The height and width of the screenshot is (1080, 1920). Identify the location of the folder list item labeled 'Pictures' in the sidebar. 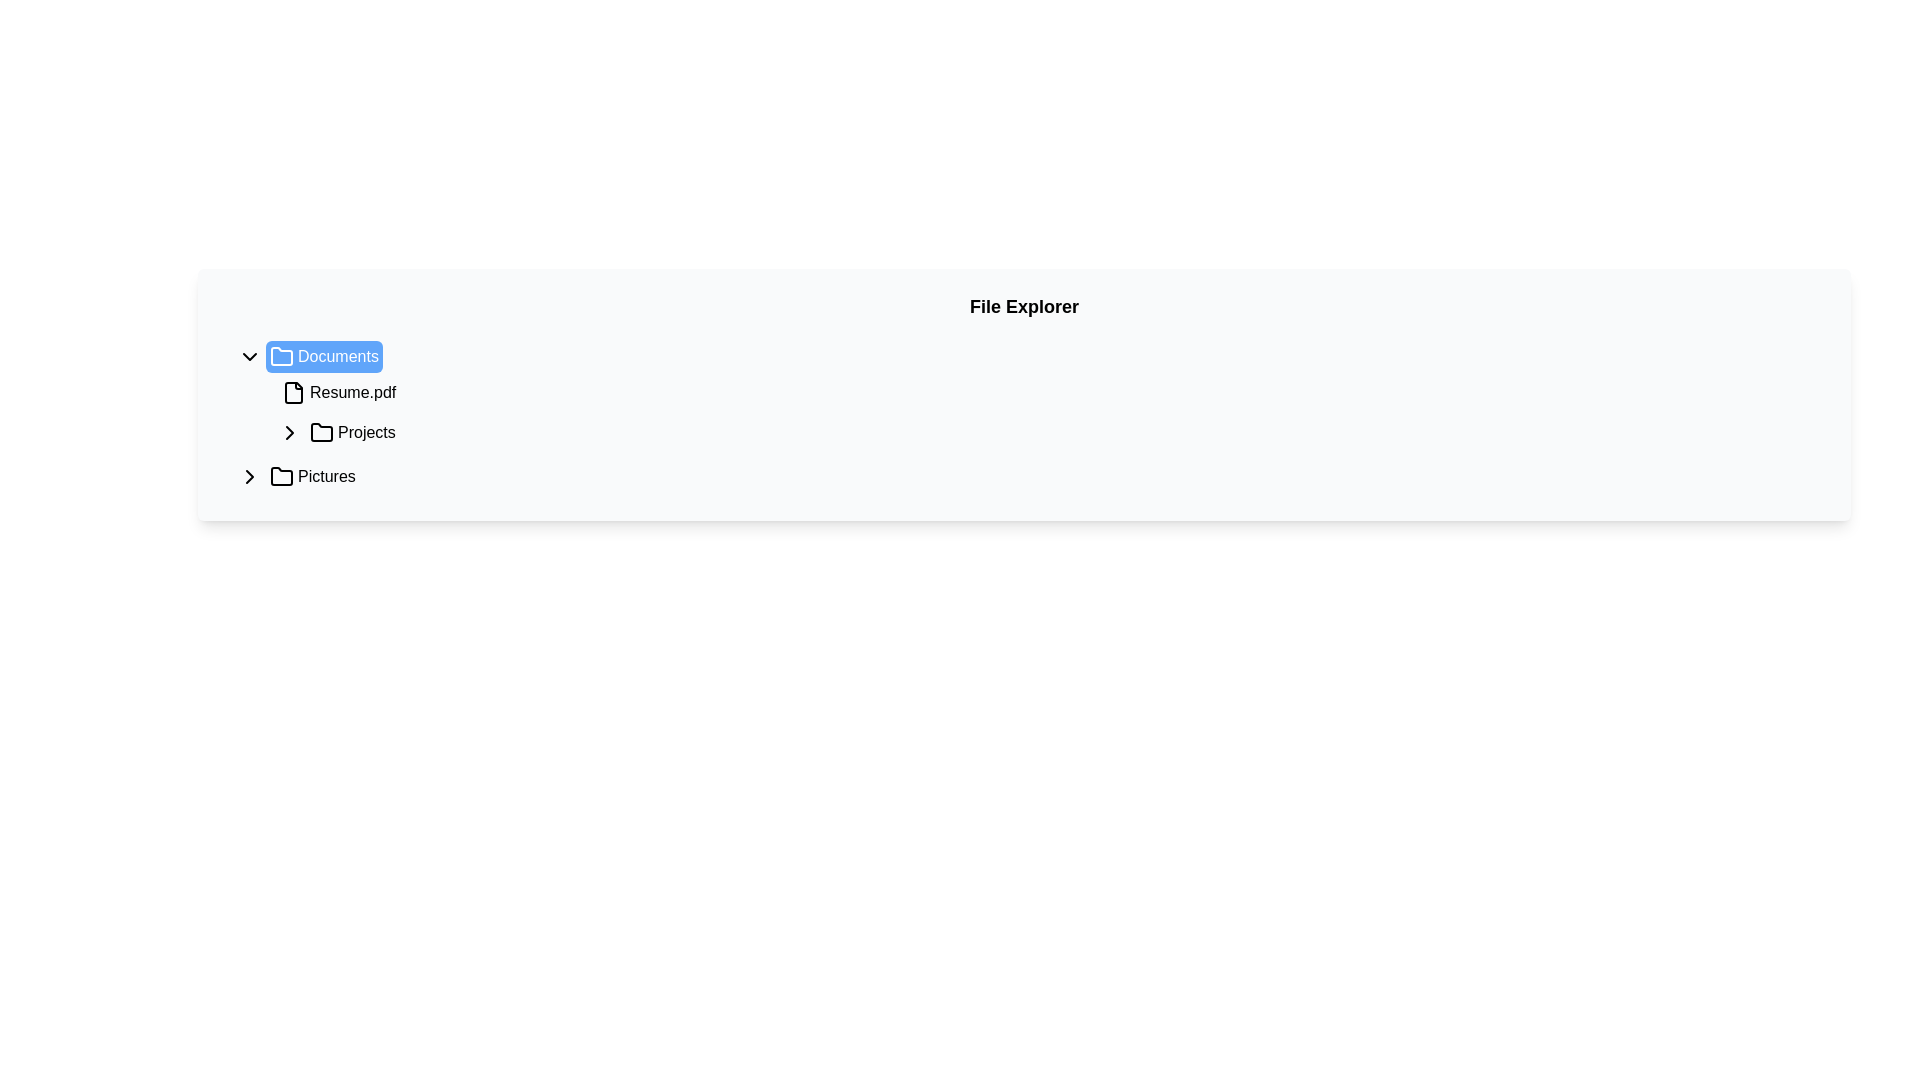
(311, 477).